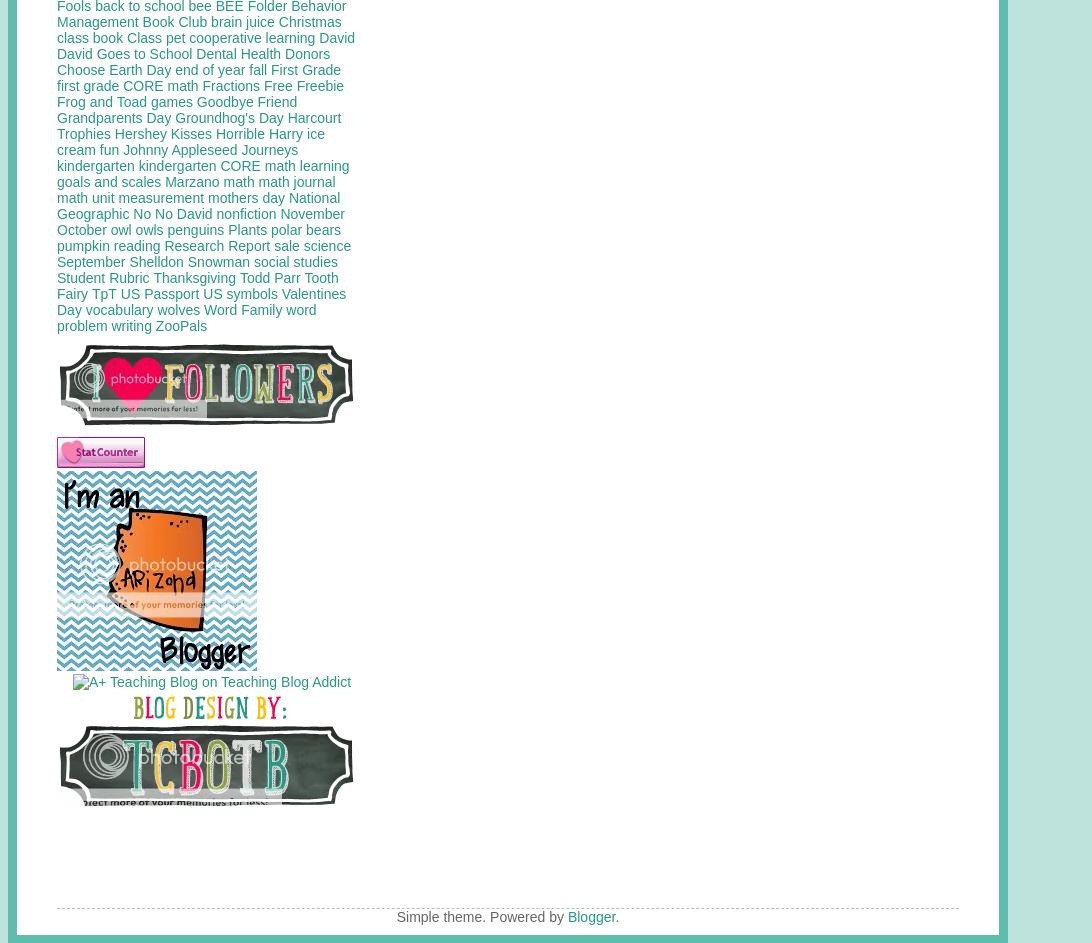 This screenshot has height=943, width=1092. What do you see at coordinates (181, 324) in the screenshot?
I see `'ZooPals'` at bounding box center [181, 324].